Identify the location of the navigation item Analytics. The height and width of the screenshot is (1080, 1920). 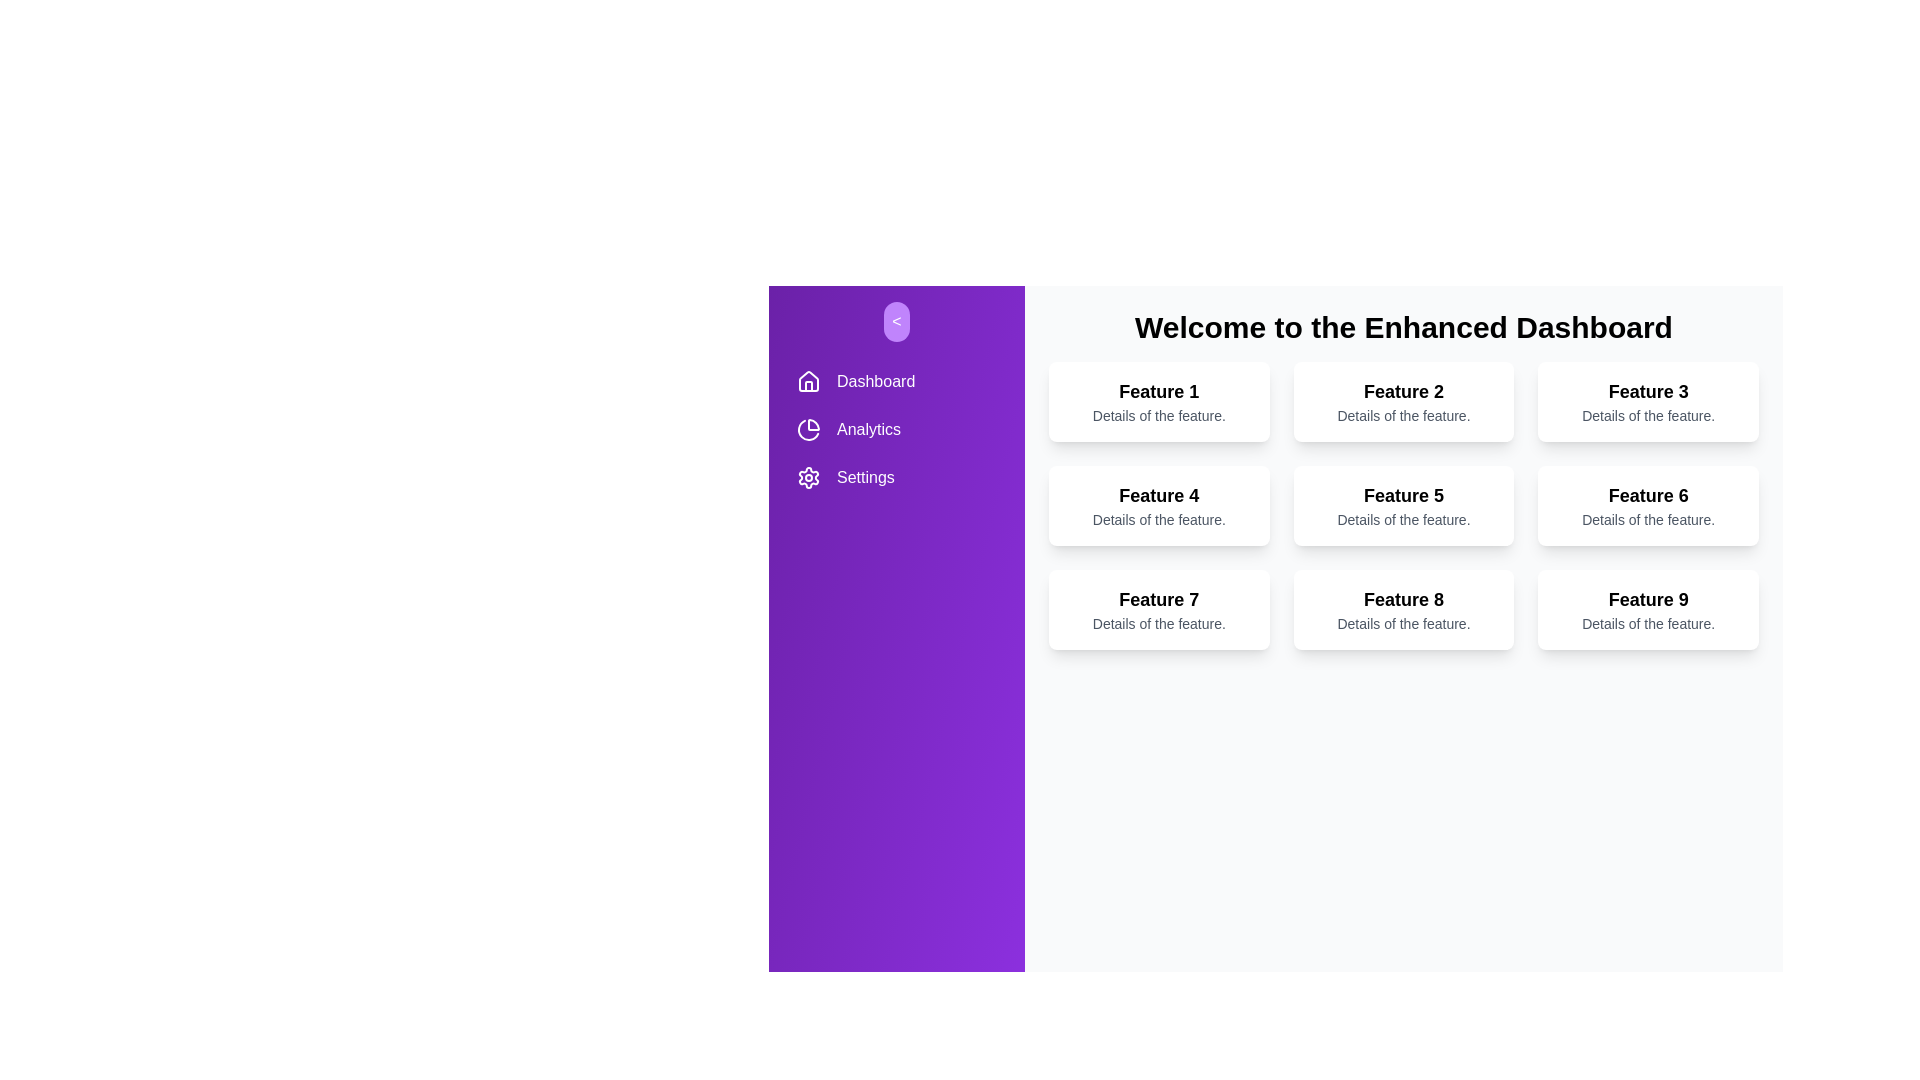
(896, 428).